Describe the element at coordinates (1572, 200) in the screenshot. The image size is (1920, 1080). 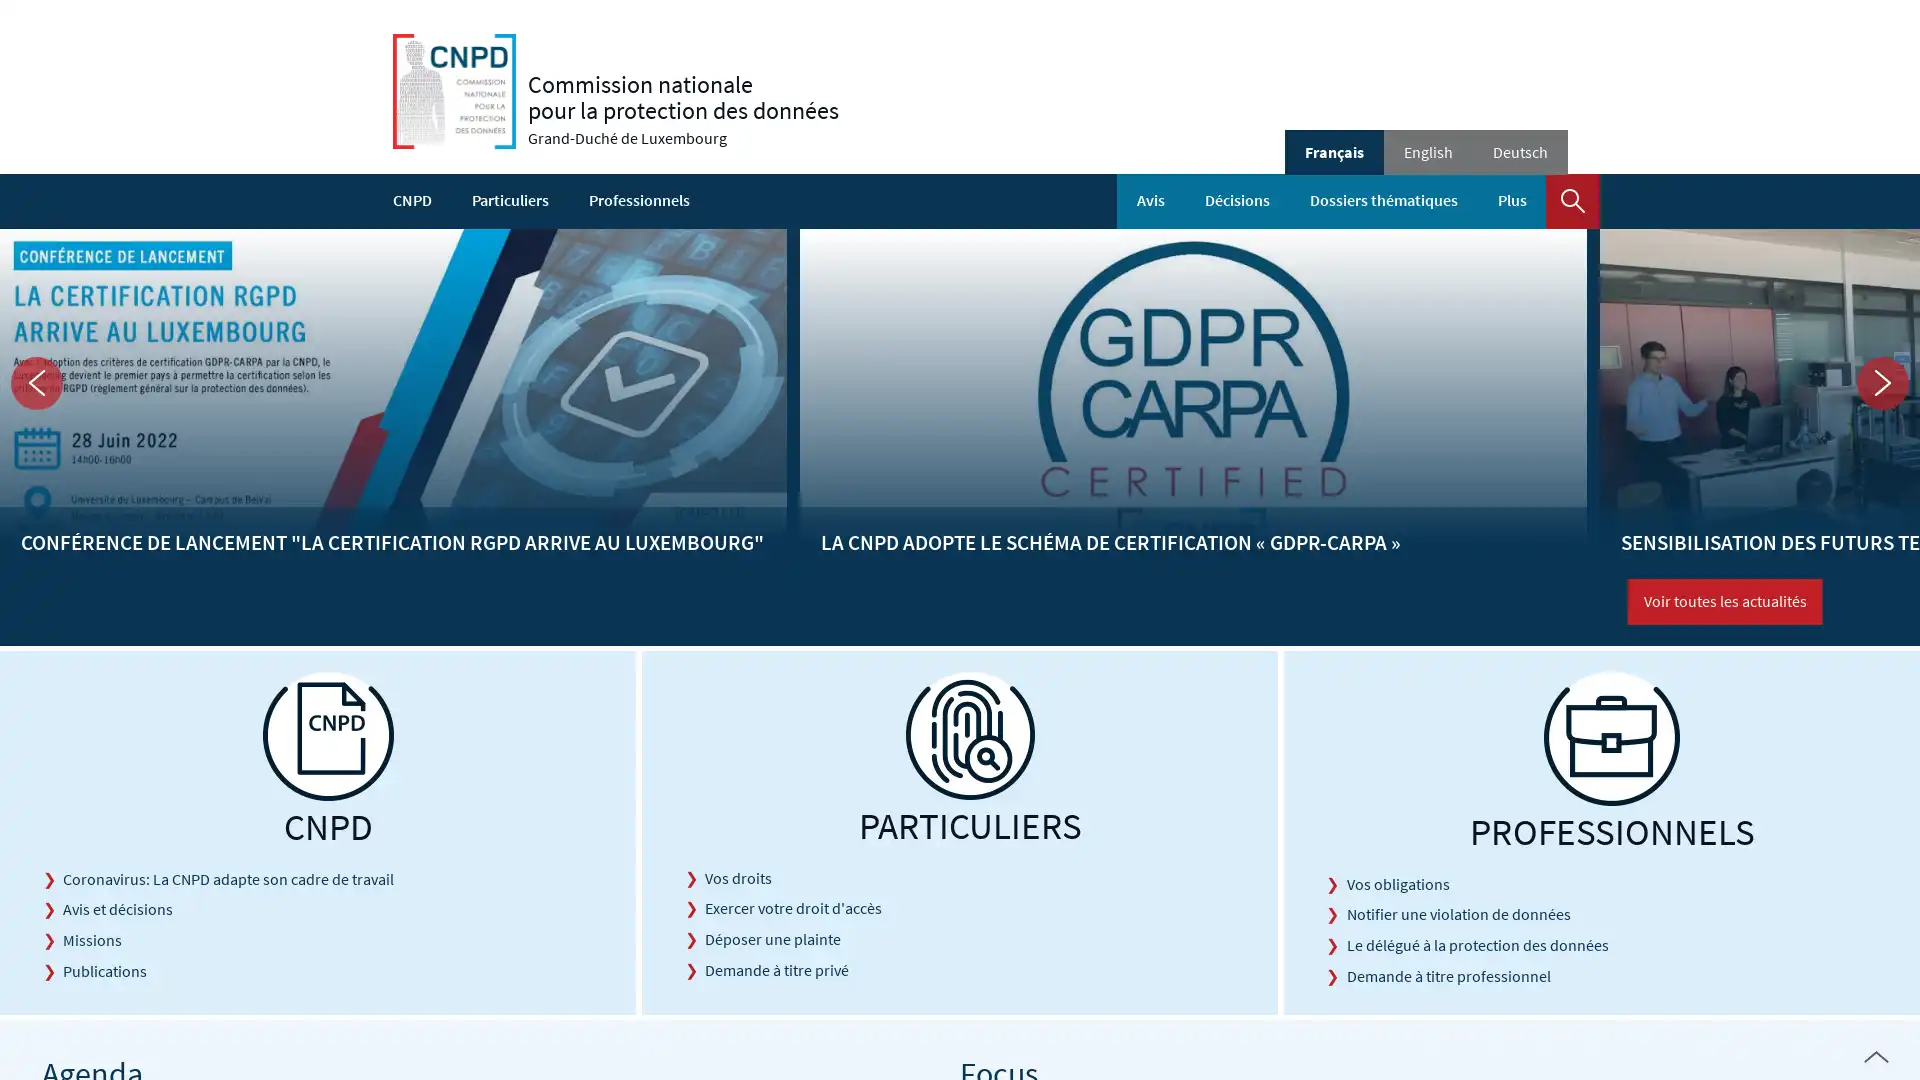
I see `Rechercher` at that location.